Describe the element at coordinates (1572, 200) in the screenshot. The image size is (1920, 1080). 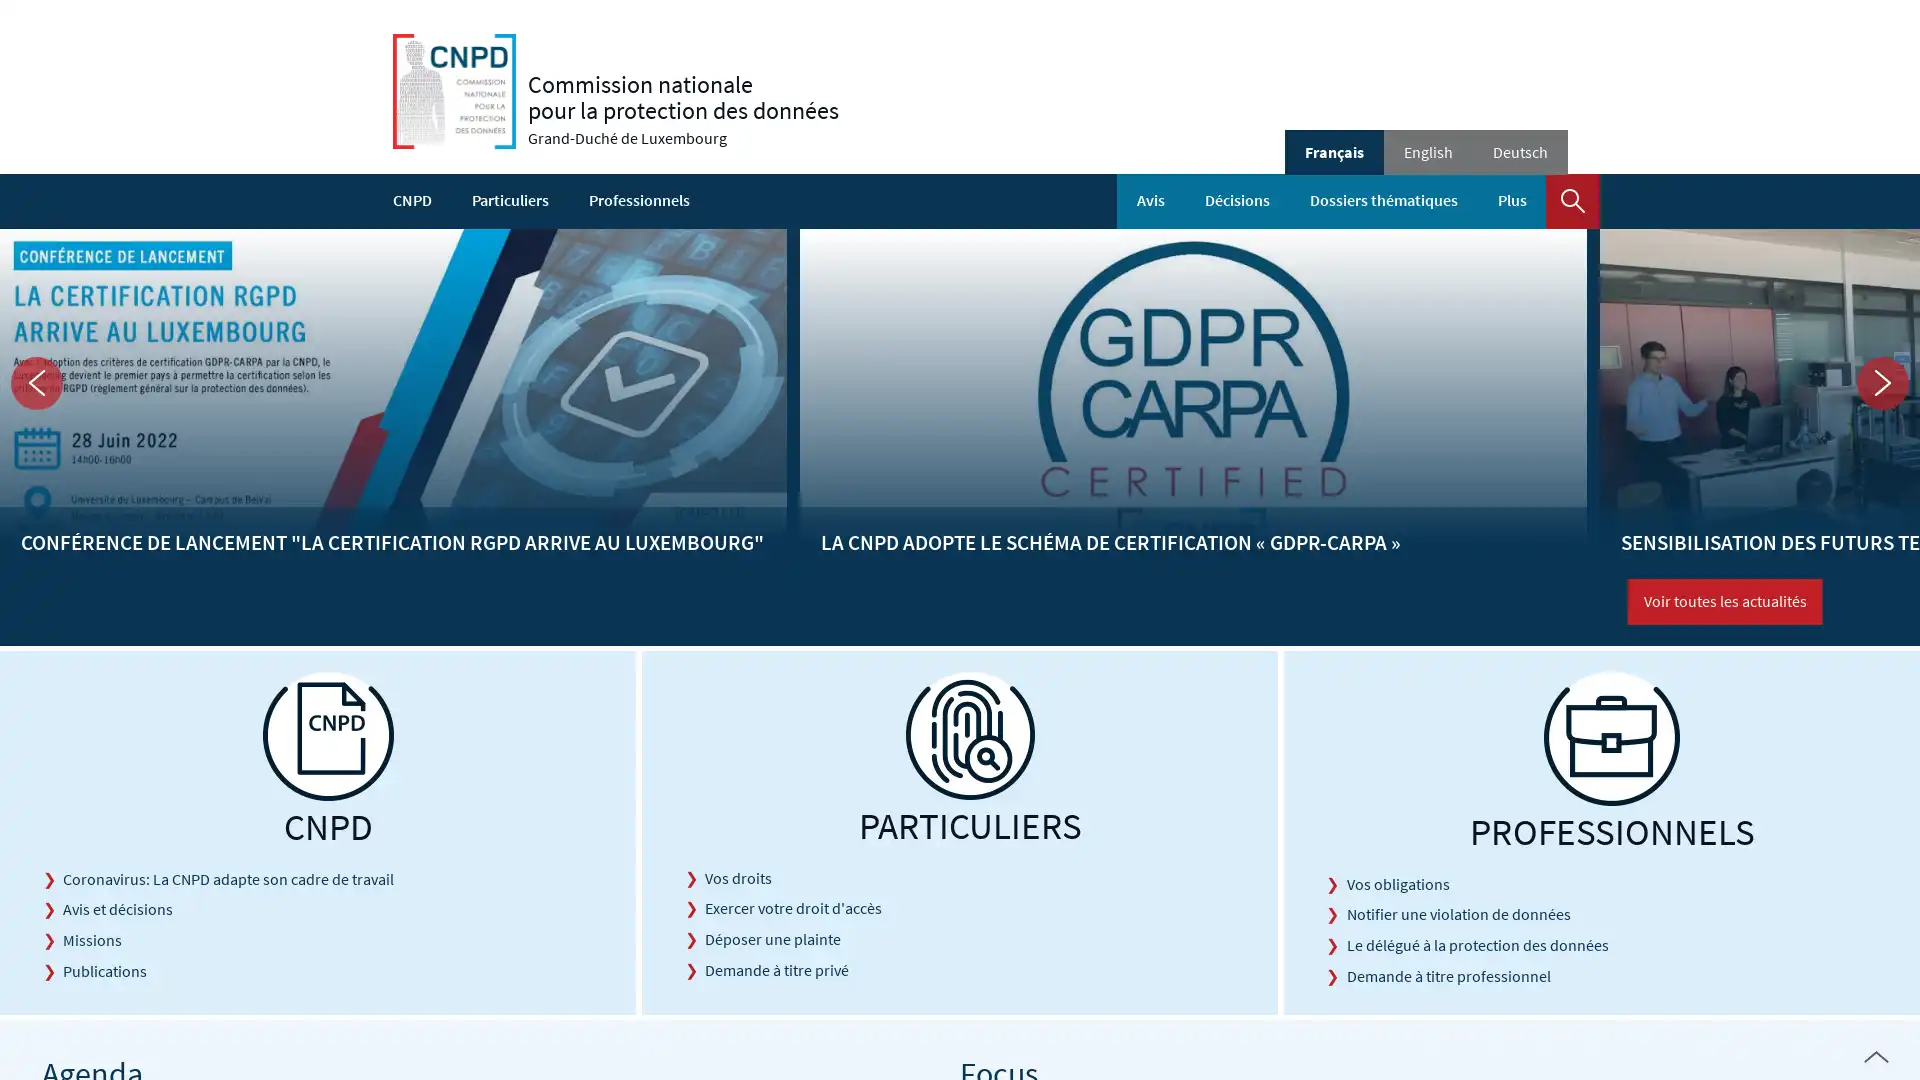
I see `Rechercher` at that location.